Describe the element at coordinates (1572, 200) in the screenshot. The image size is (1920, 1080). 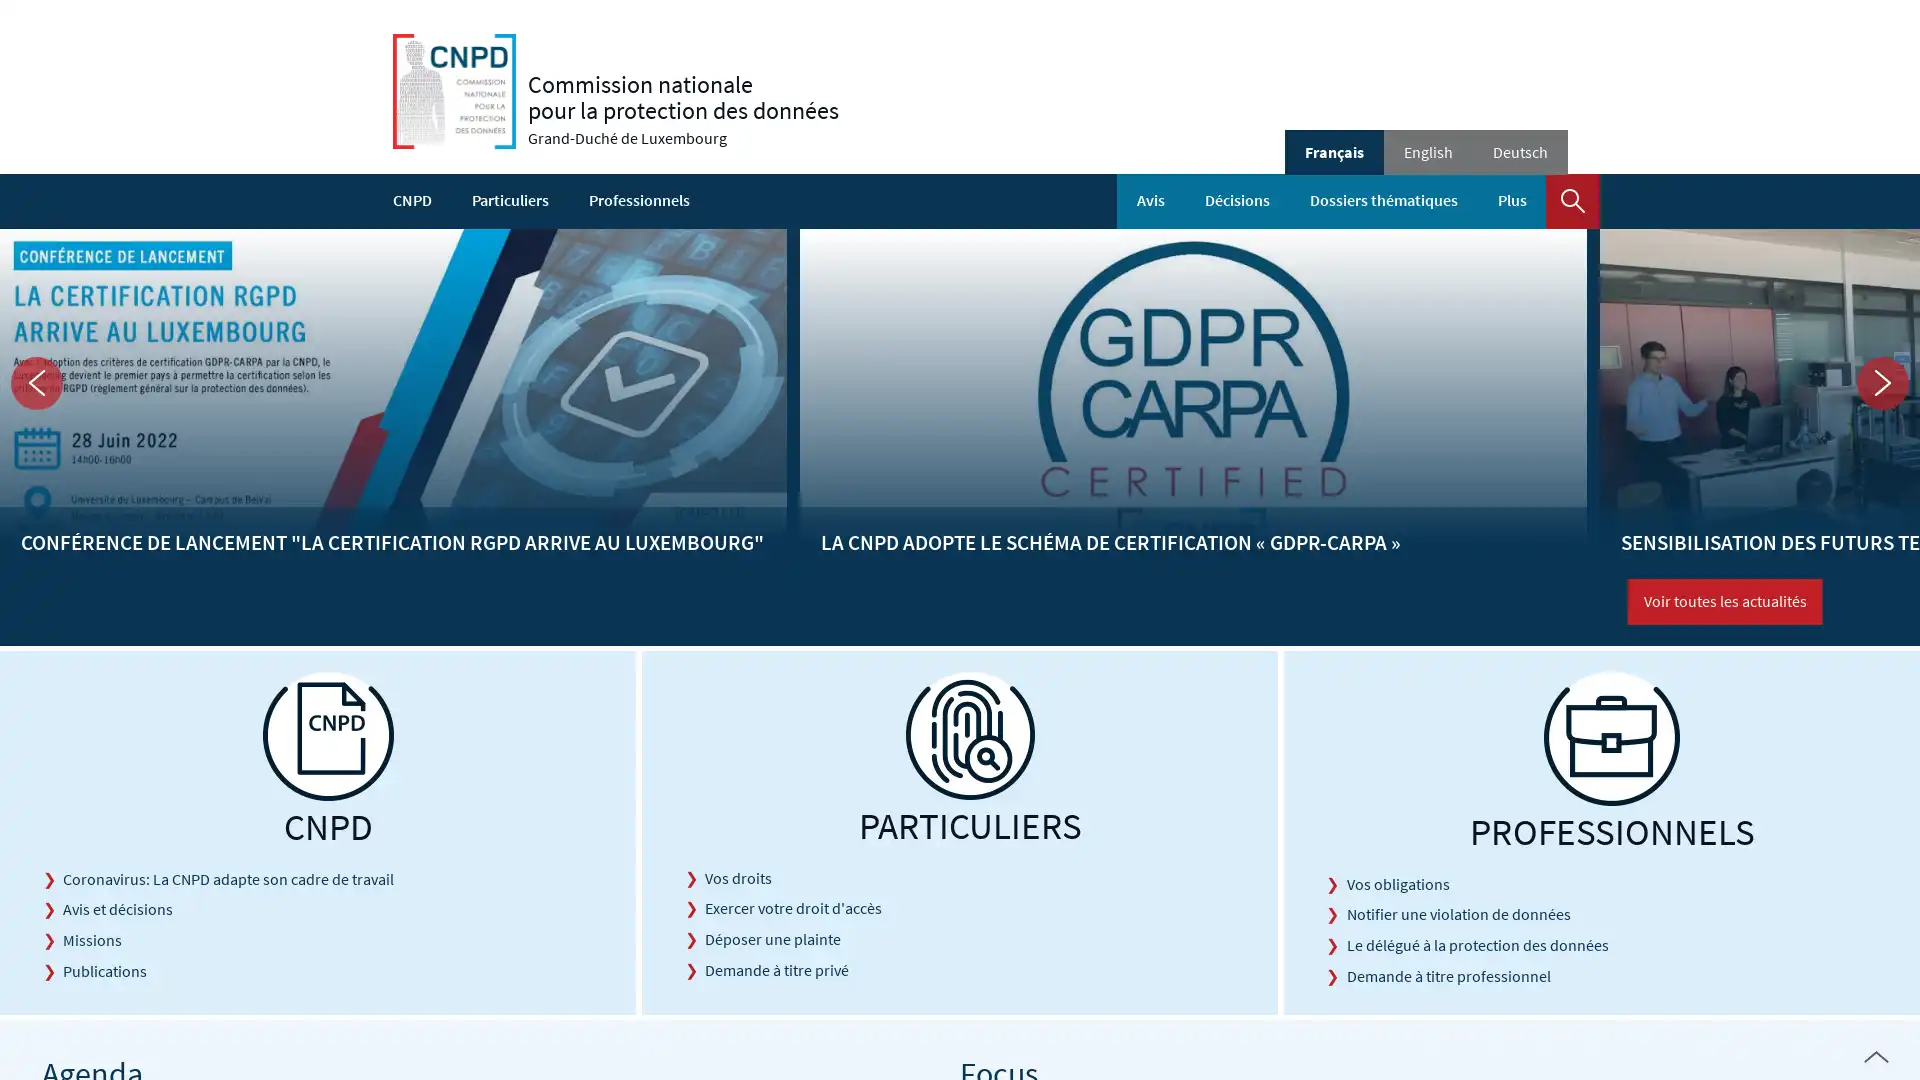
I see `Rechercher` at that location.